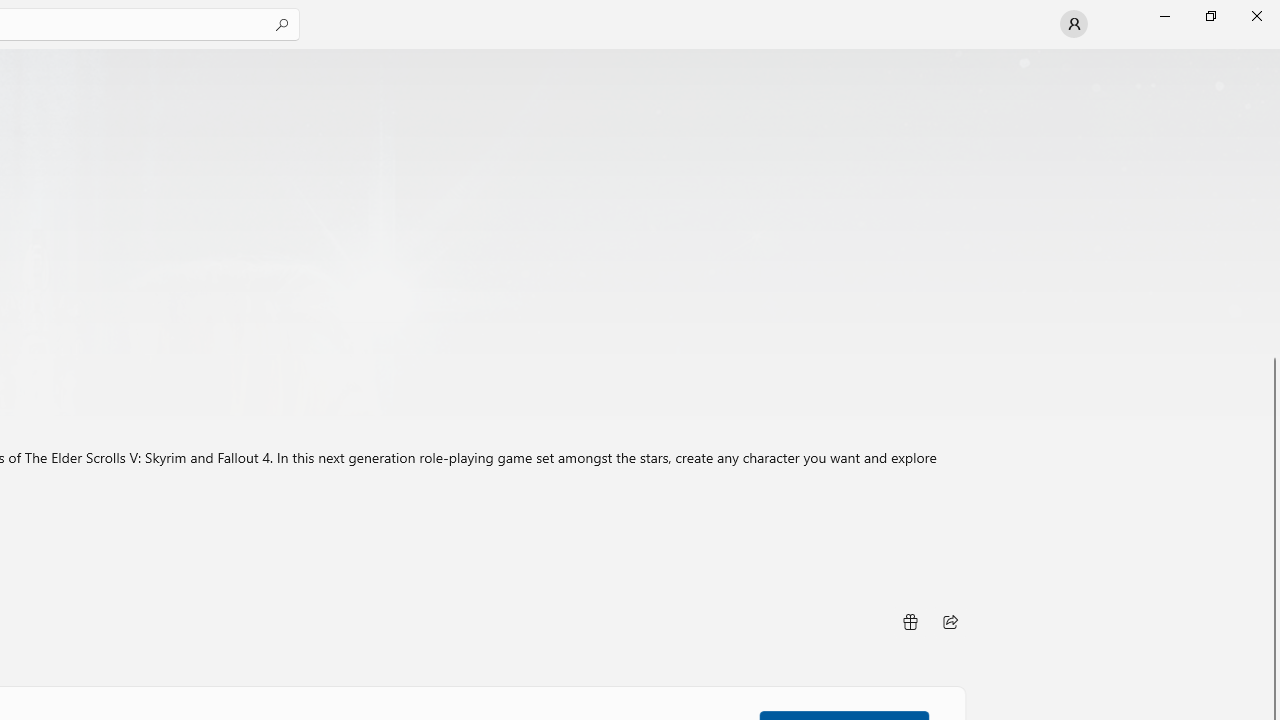  What do you see at coordinates (1164, 15) in the screenshot?
I see `'Minimize Microsoft Store'` at bounding box center [1164, 15].